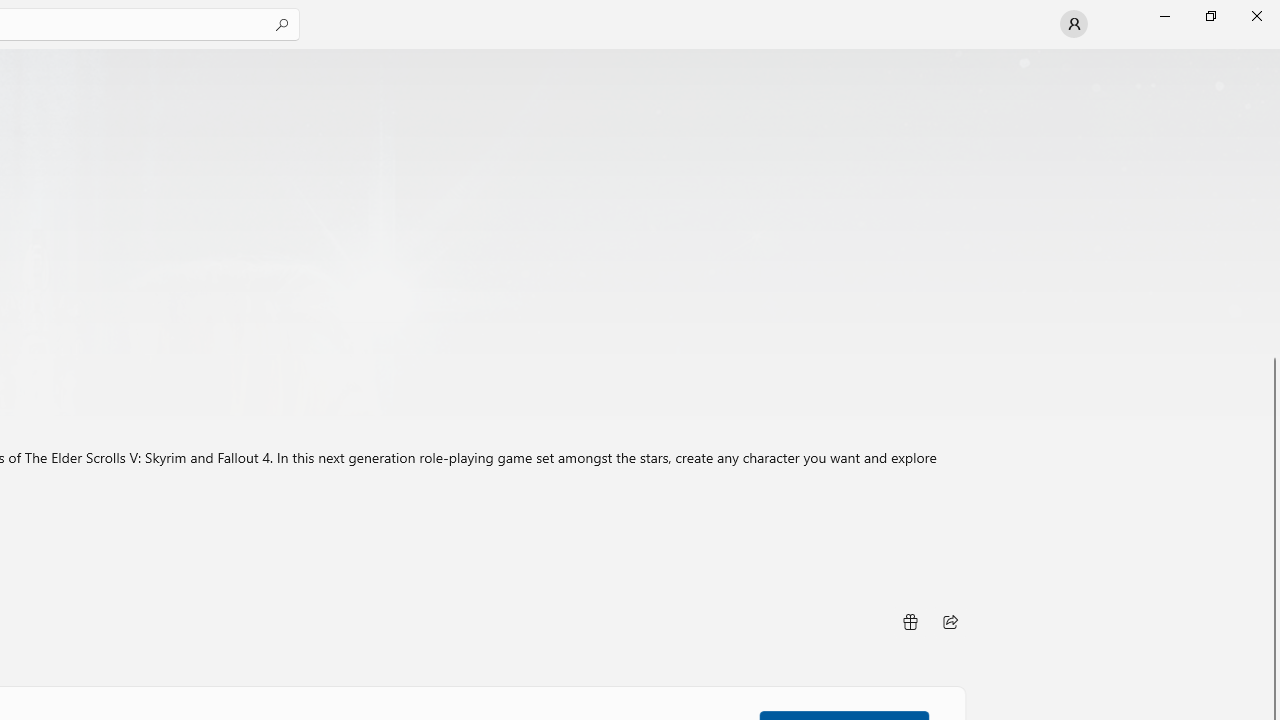  What do you see at coordinates (1164, 15) in the screenshot?
I see `'Minimize Microsoft Store'` at bounding box center [1164, 15].